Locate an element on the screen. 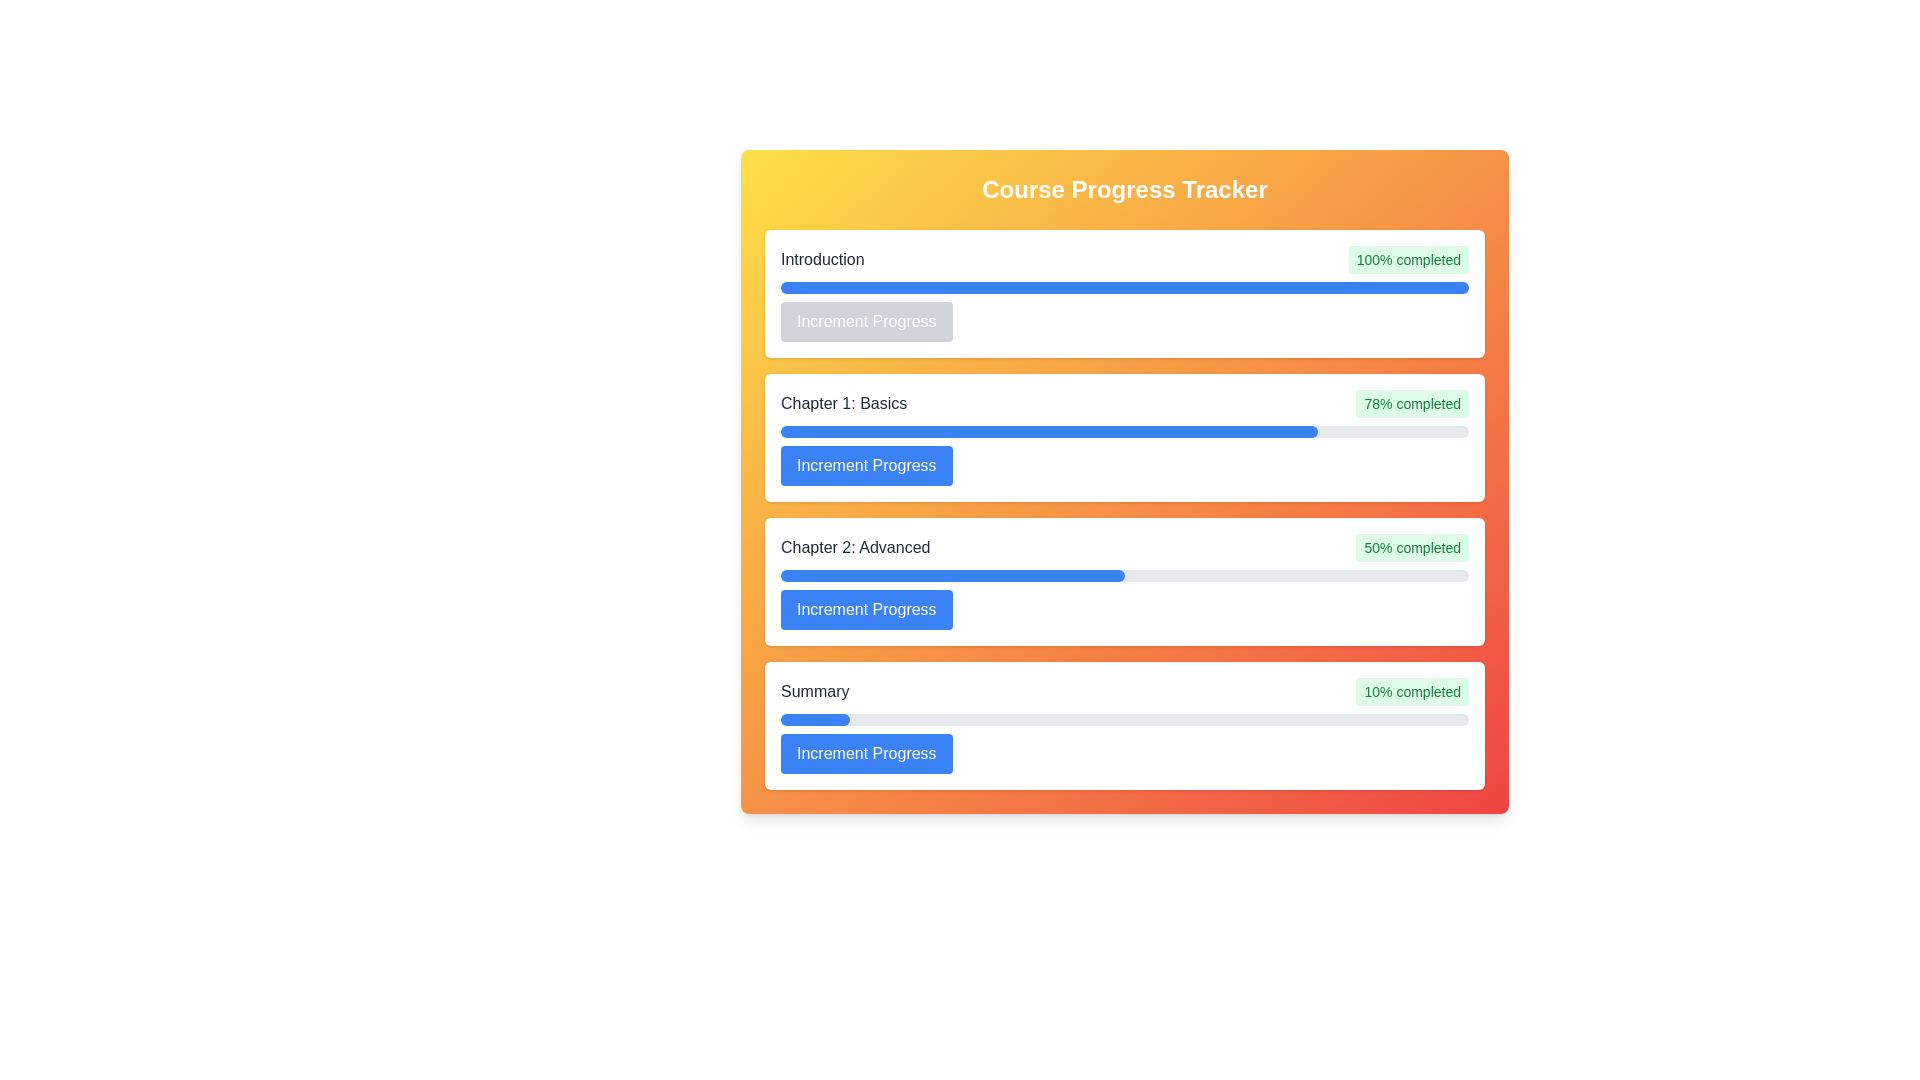  the Progress Bar indicating full completion of the 'Introduction' section in the 'Course Progress Tracker' is located at coordinates (1124, 288).